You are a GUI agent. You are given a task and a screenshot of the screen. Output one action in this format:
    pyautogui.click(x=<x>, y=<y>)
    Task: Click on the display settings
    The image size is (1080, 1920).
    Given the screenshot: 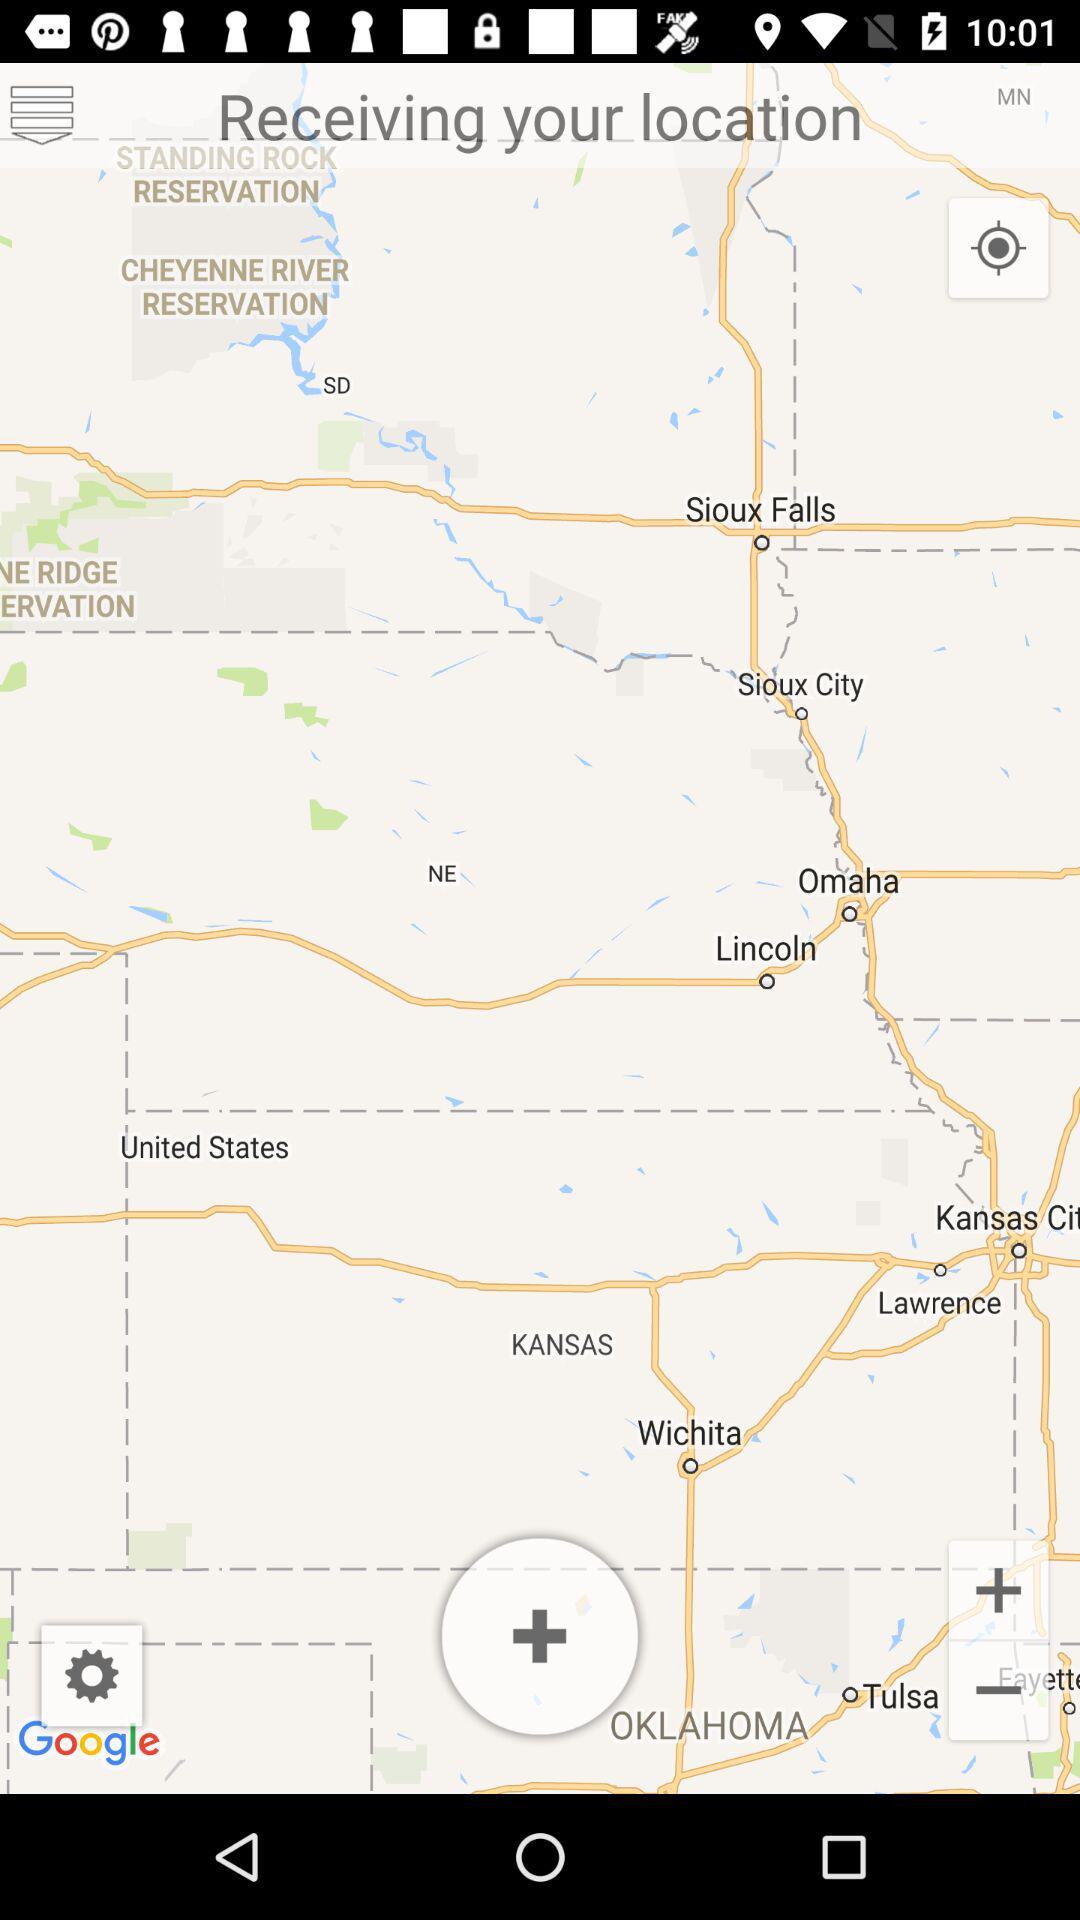 What is the action you would take?
    pyautogui.click(x=91, y=1675)
    